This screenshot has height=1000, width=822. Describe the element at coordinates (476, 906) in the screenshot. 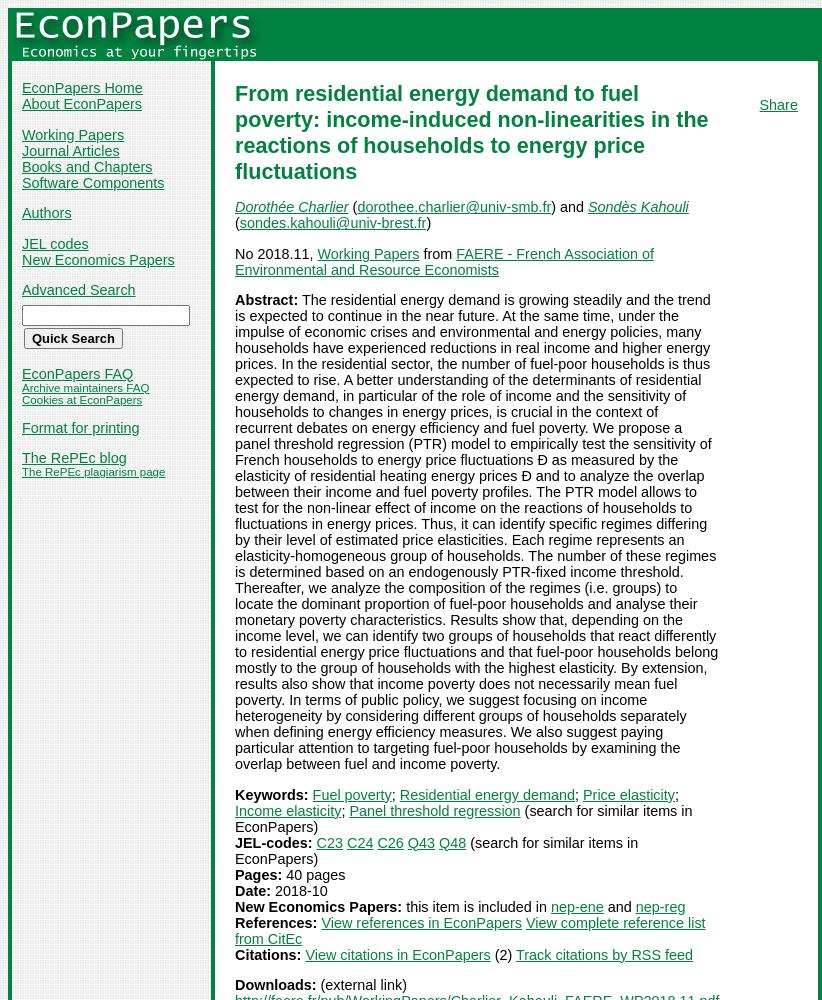

I see `'this item is included in'` at that location.